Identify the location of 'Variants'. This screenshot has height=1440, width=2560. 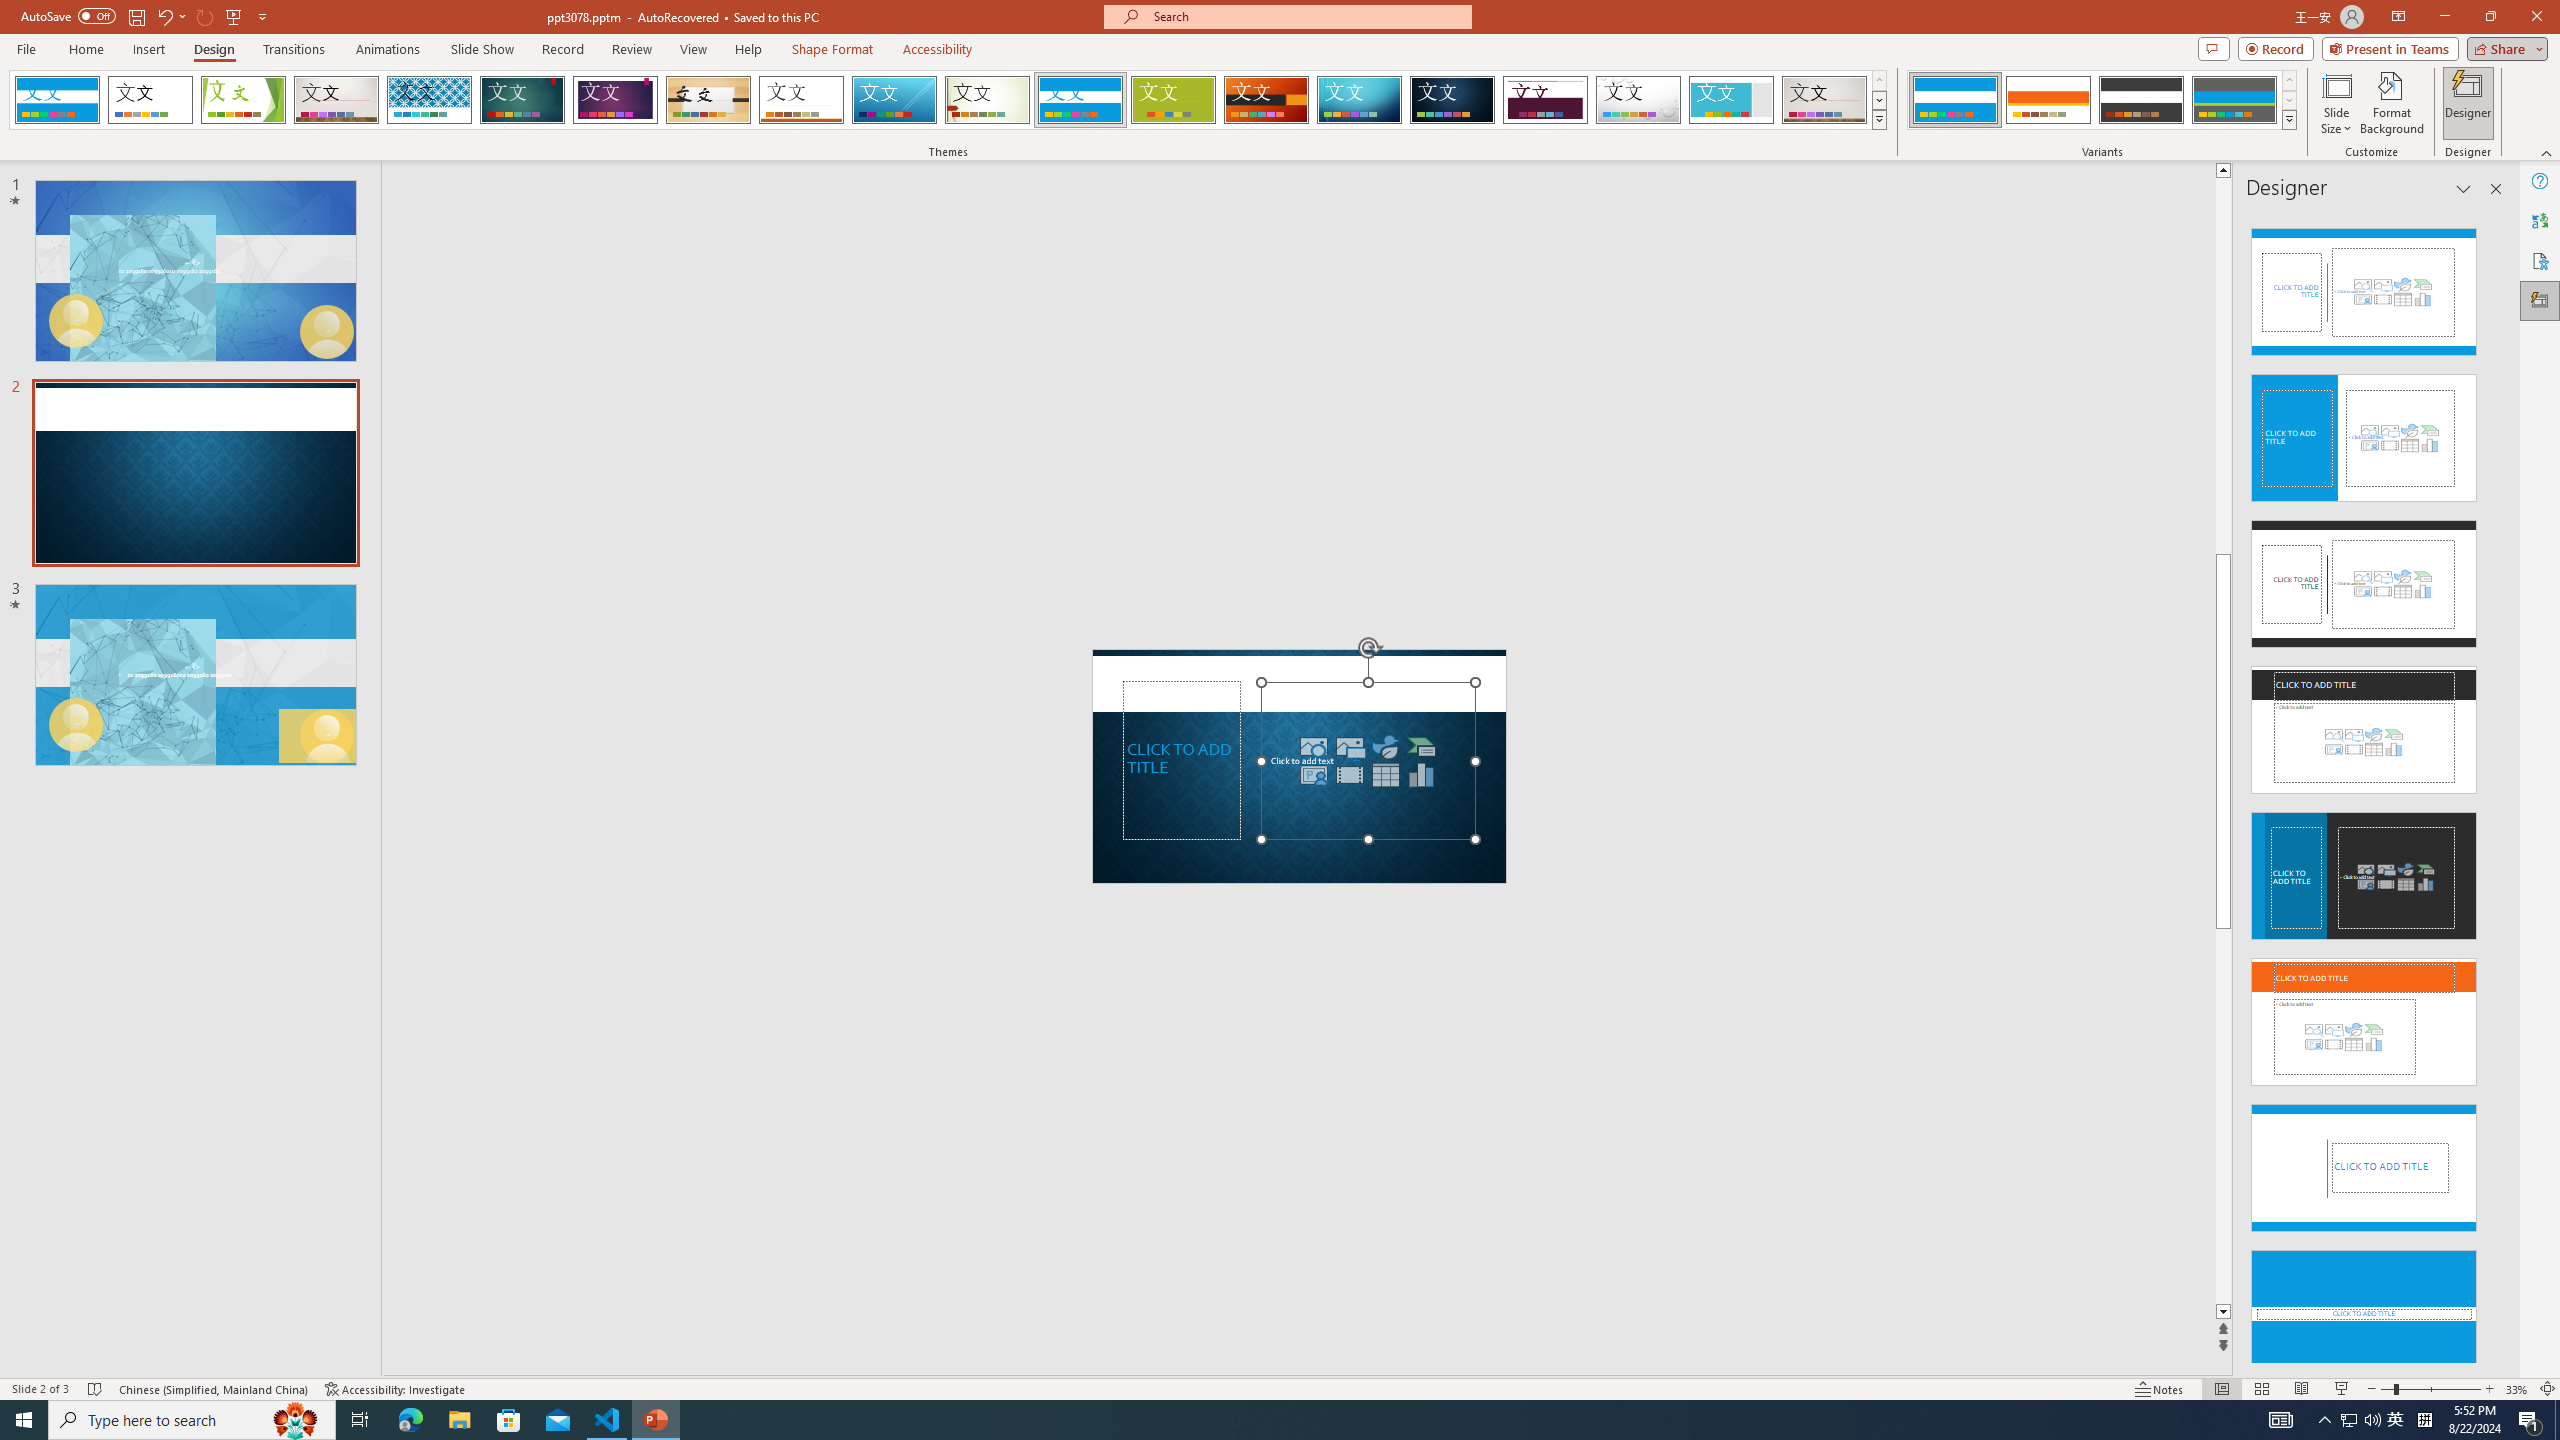
(2287, 118).